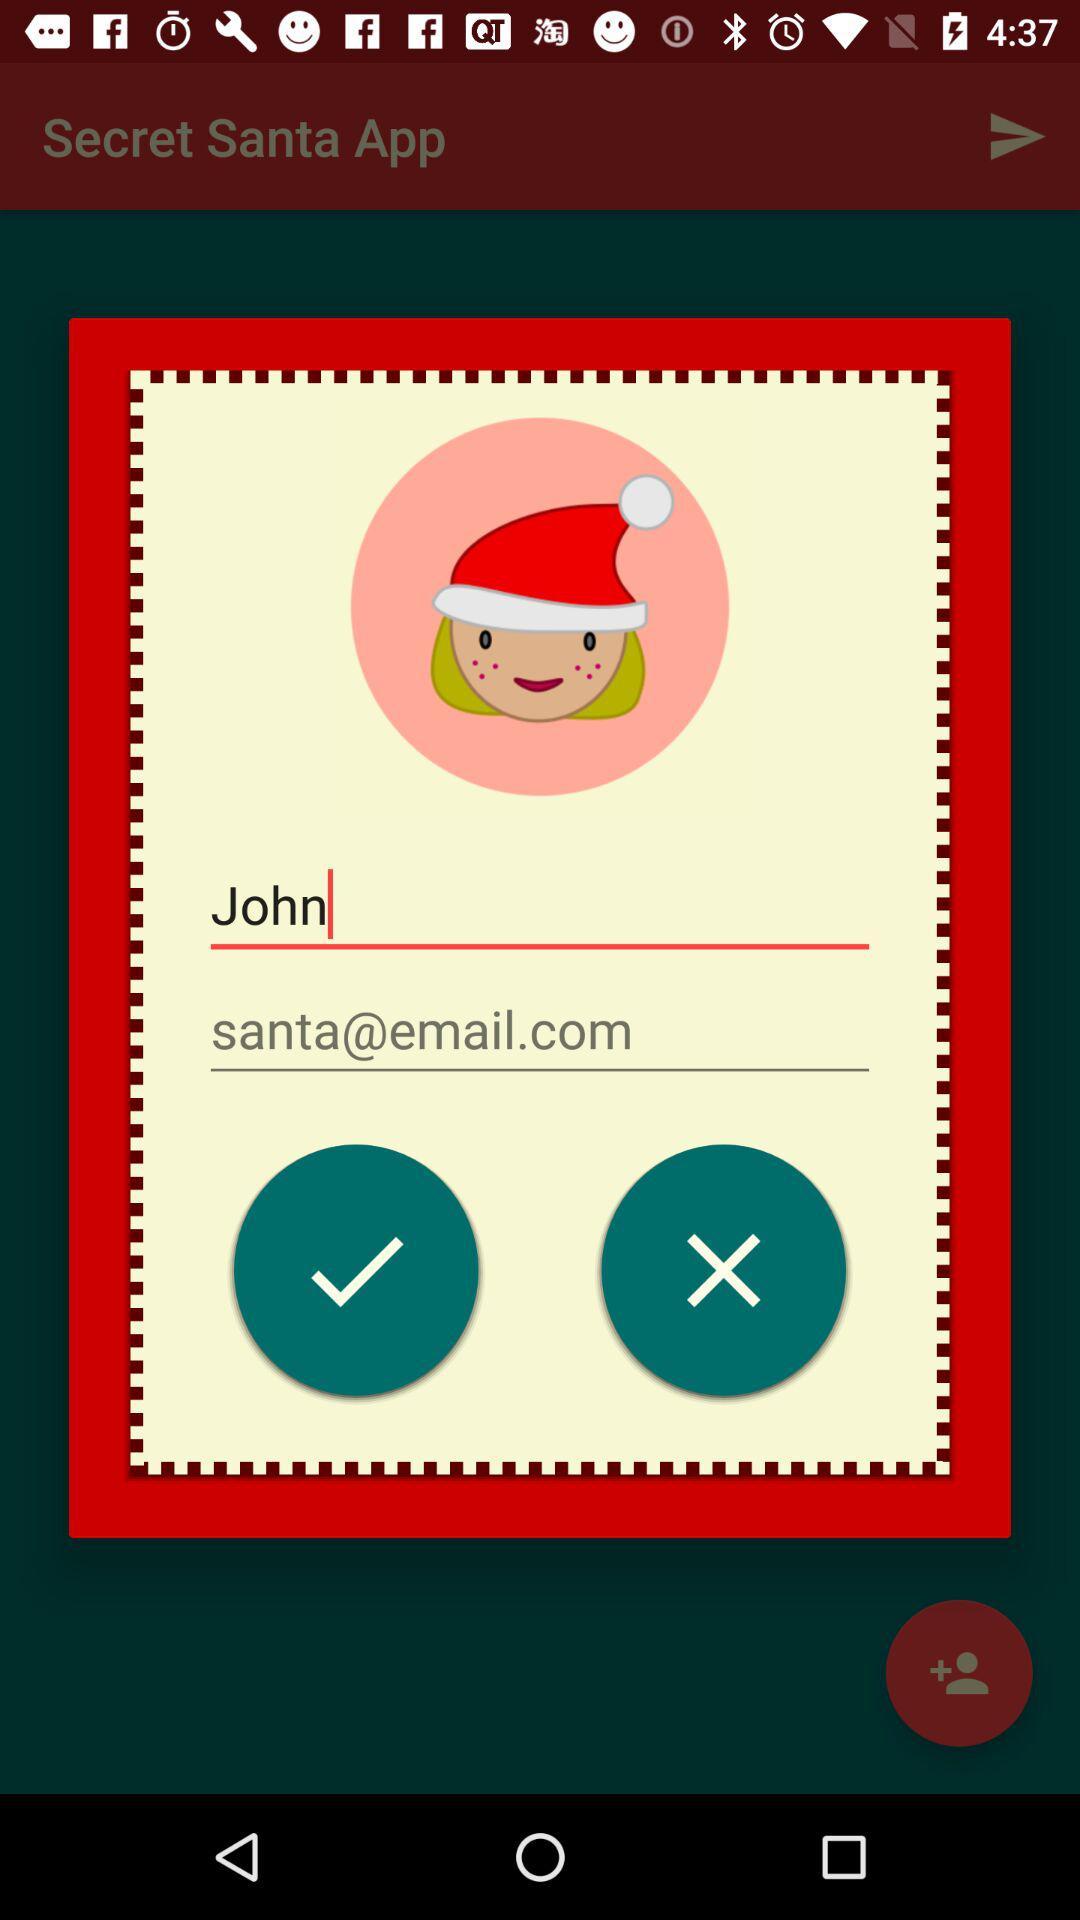 This screenshot has height=1920, width=1080. I want to click on cancel, so click(723, 1274).